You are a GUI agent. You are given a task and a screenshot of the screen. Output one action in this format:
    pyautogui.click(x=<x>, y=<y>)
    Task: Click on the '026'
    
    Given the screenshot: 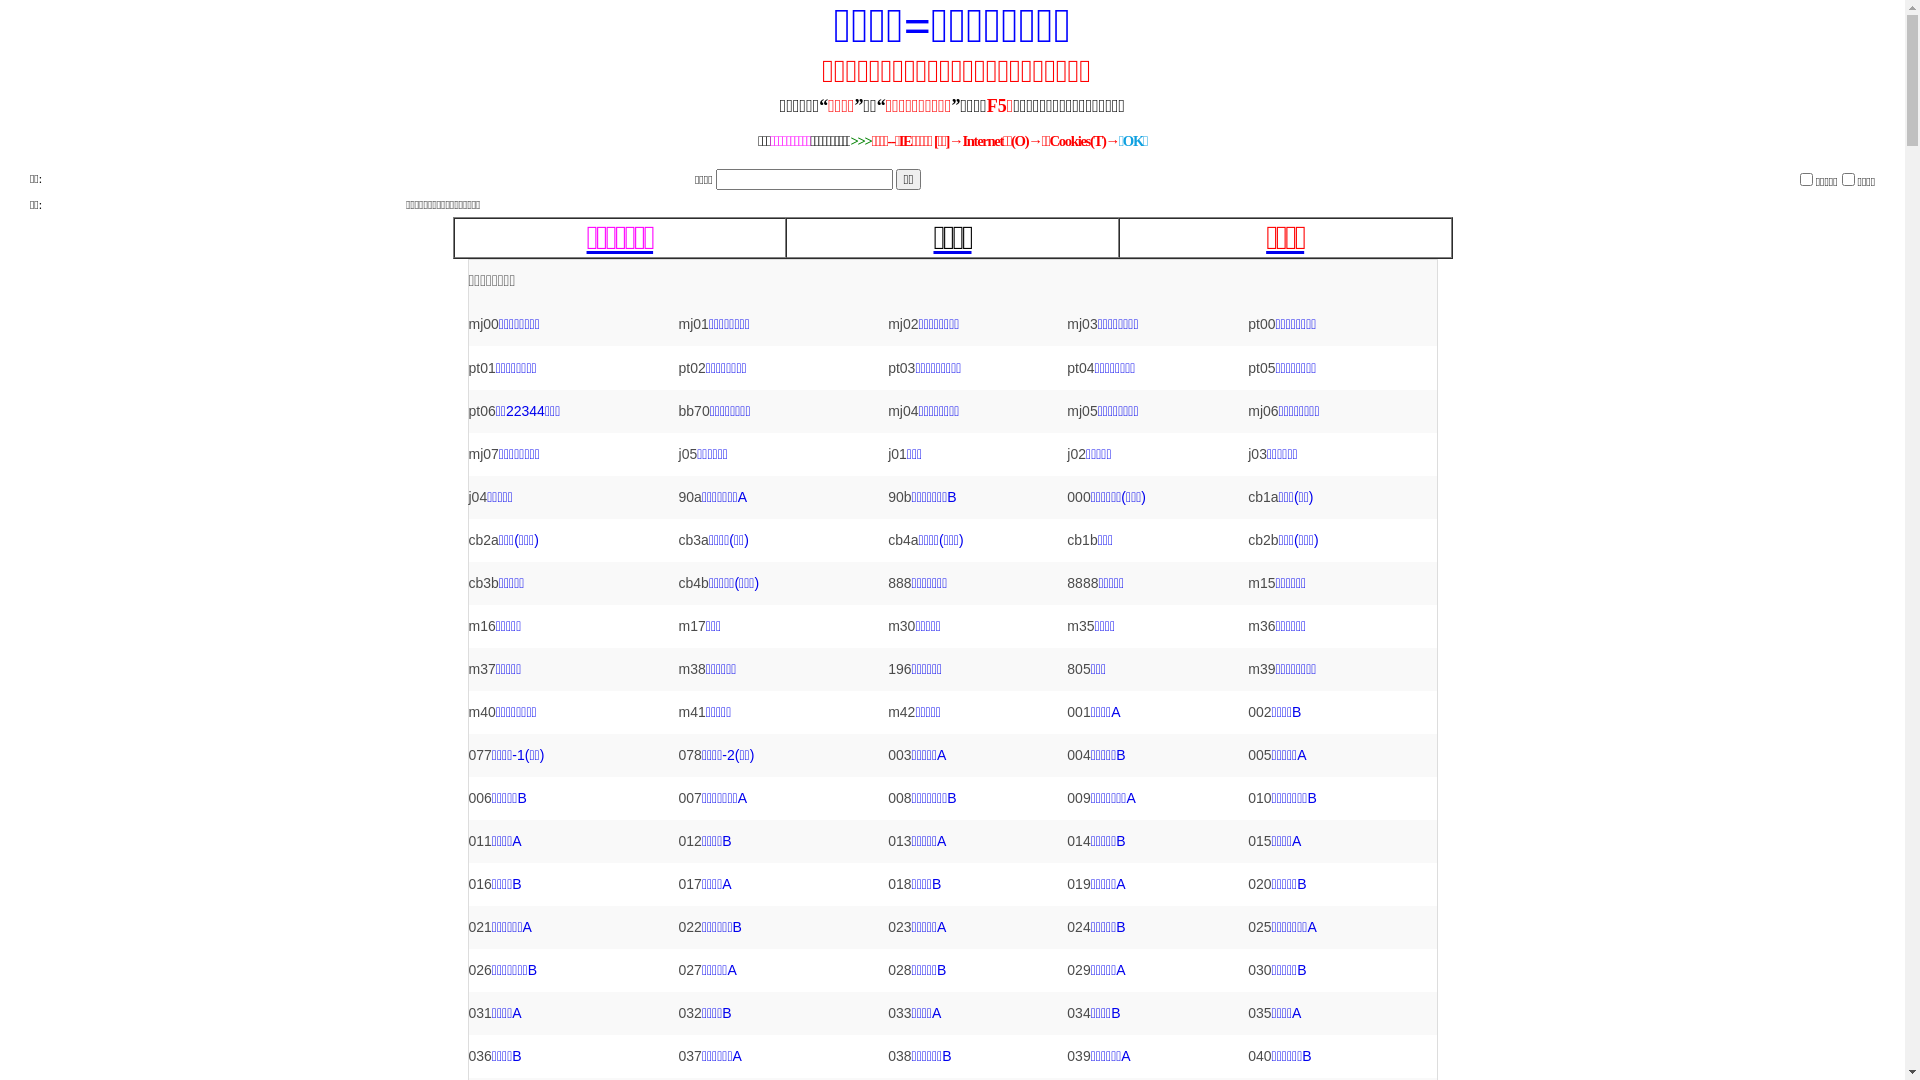 What is the action you would take?
    pyautogui.click(x=478, y=968)
    